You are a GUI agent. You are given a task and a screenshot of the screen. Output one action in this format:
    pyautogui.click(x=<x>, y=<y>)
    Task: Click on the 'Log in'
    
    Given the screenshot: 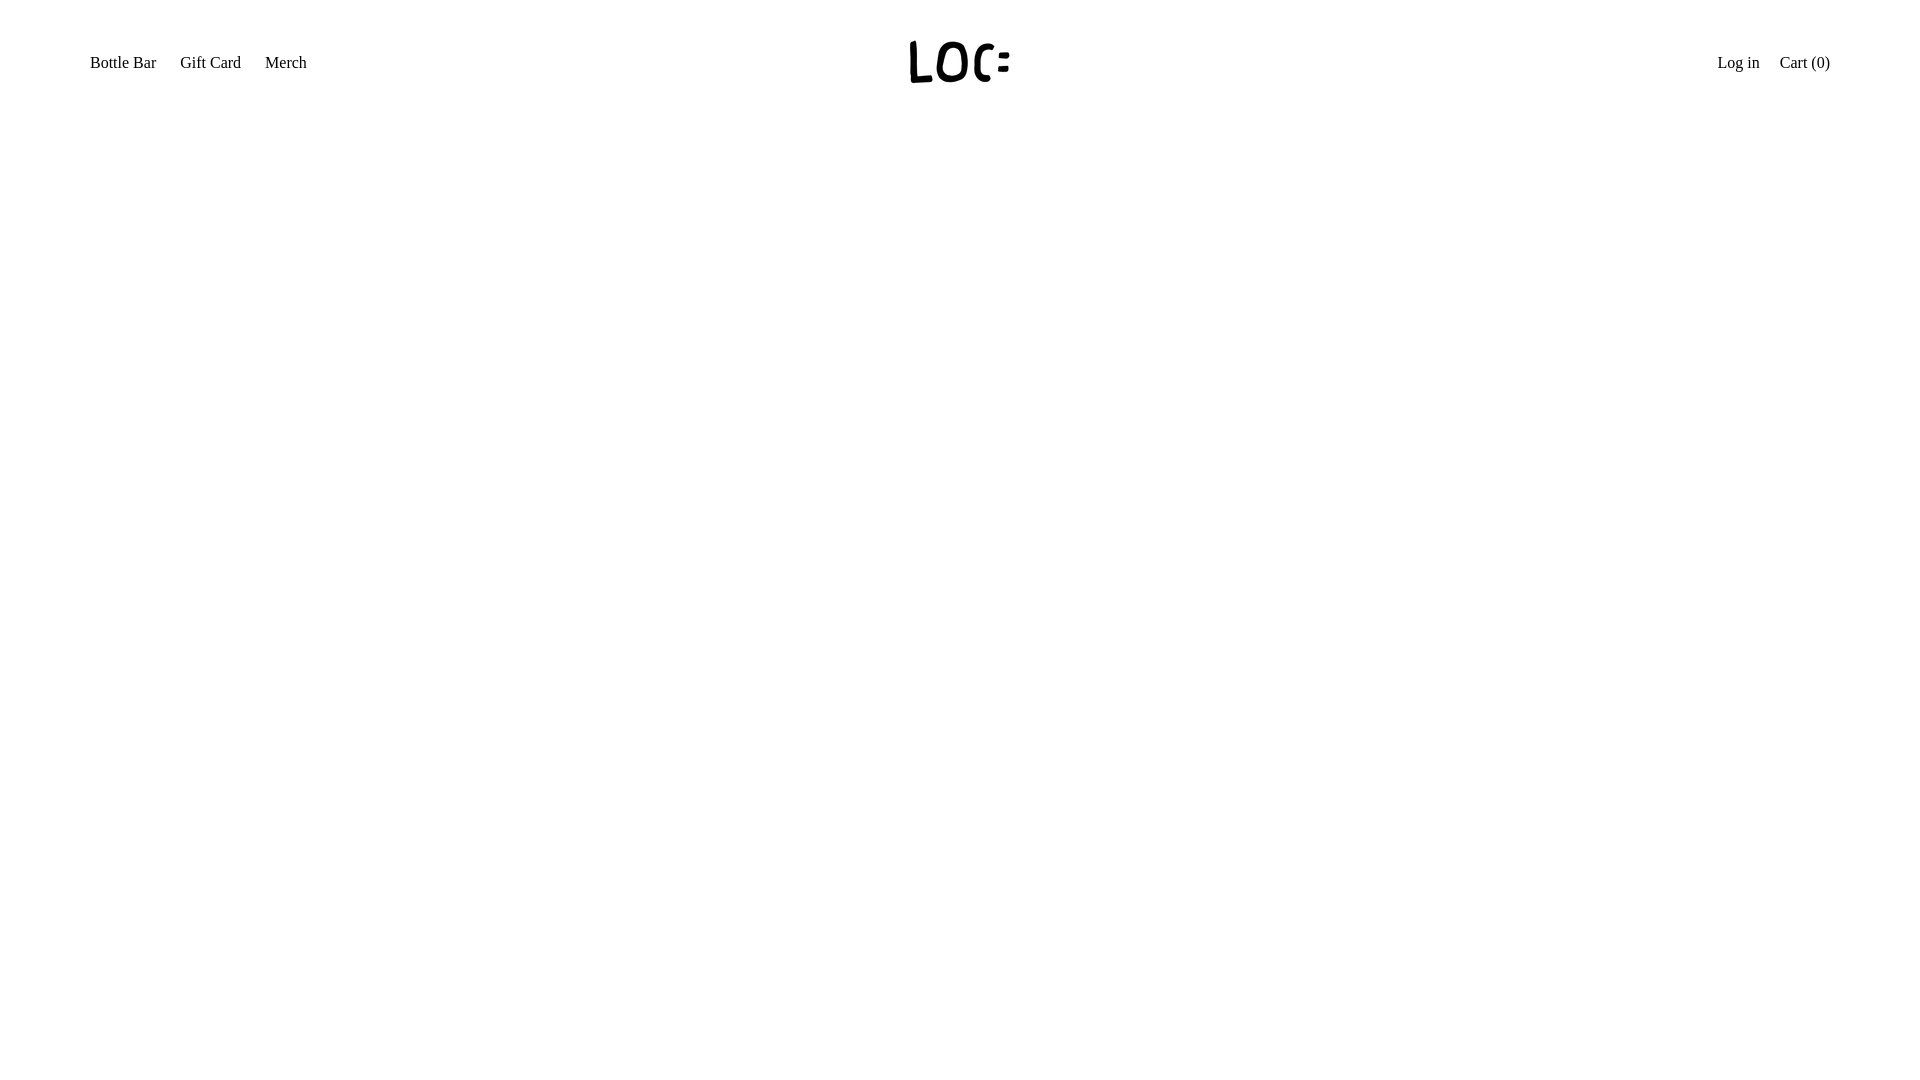 What is the action you would take?
    pyautogui.click(x=1737, y=64)
    